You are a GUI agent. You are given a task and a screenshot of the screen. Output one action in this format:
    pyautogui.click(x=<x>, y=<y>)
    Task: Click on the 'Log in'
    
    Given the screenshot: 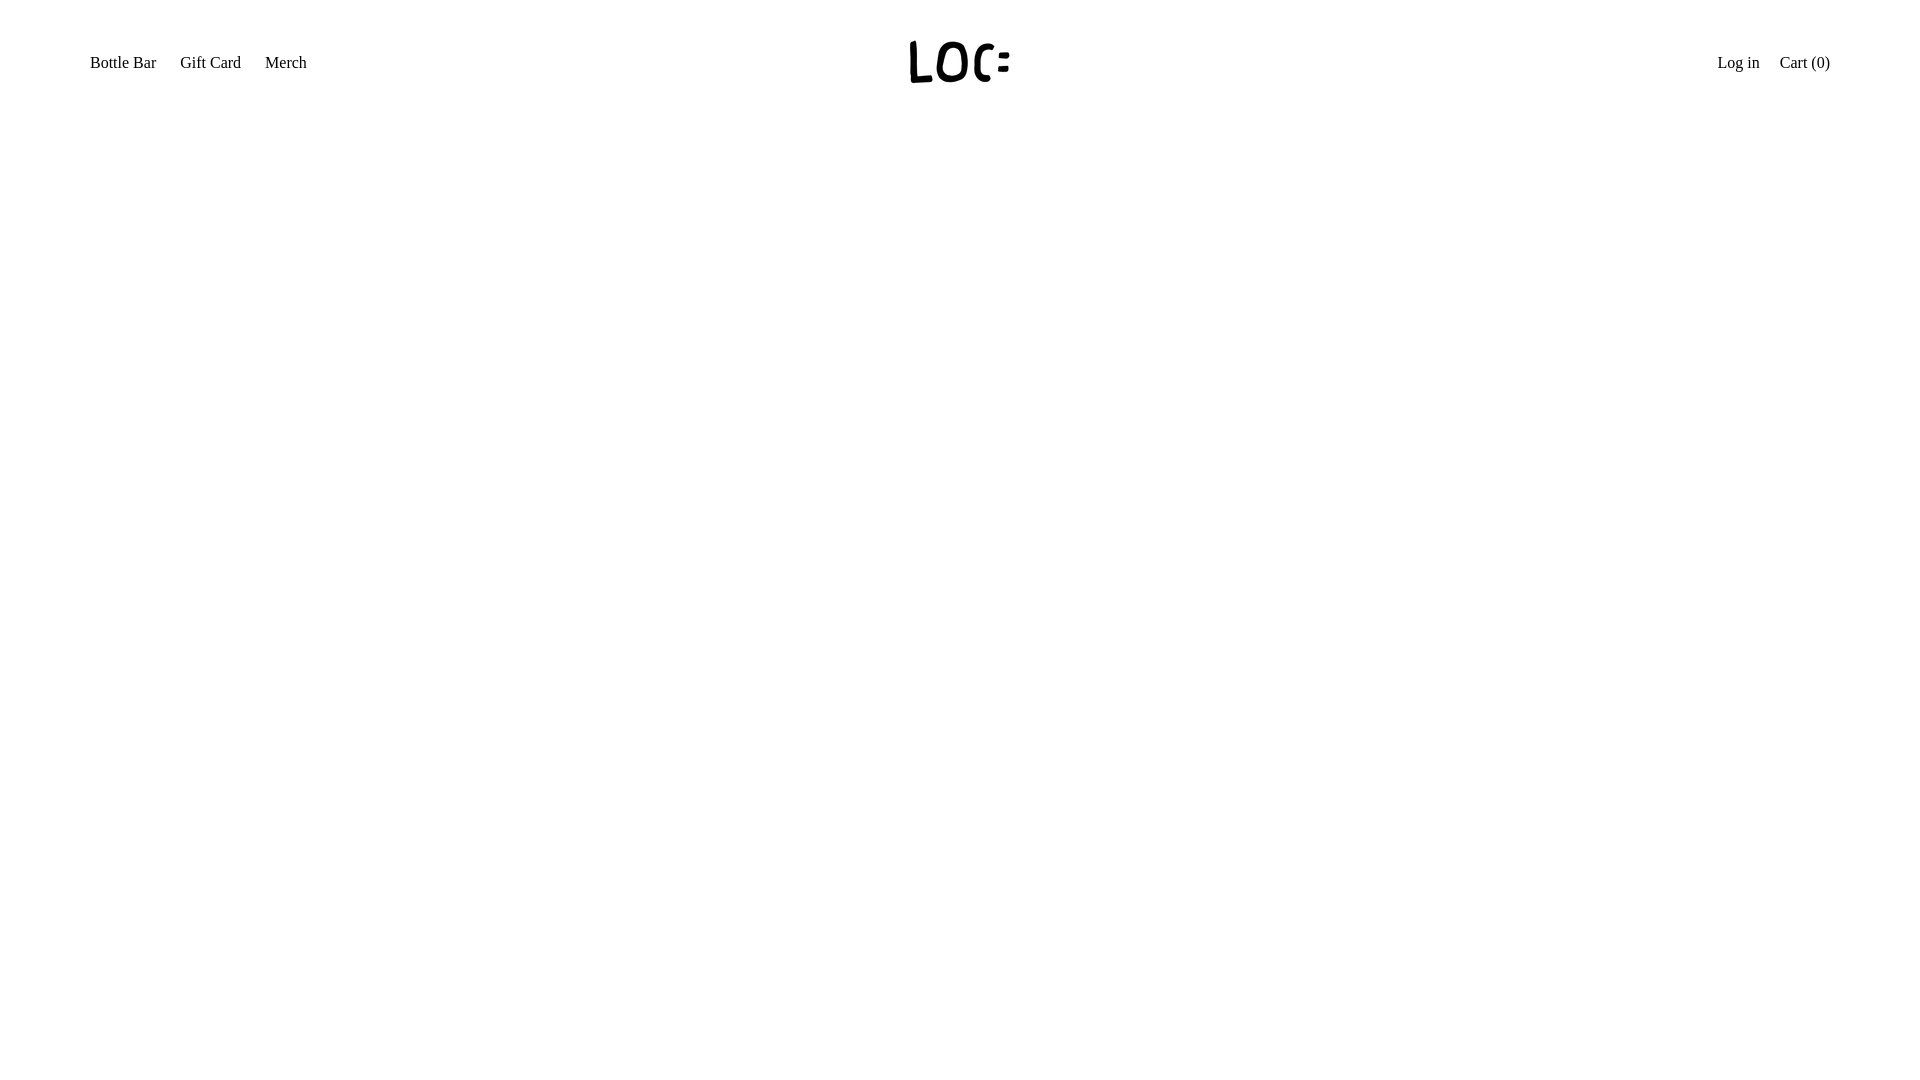 What is the action you would take?
    pyautogui.click(x=1737, y=64)
    